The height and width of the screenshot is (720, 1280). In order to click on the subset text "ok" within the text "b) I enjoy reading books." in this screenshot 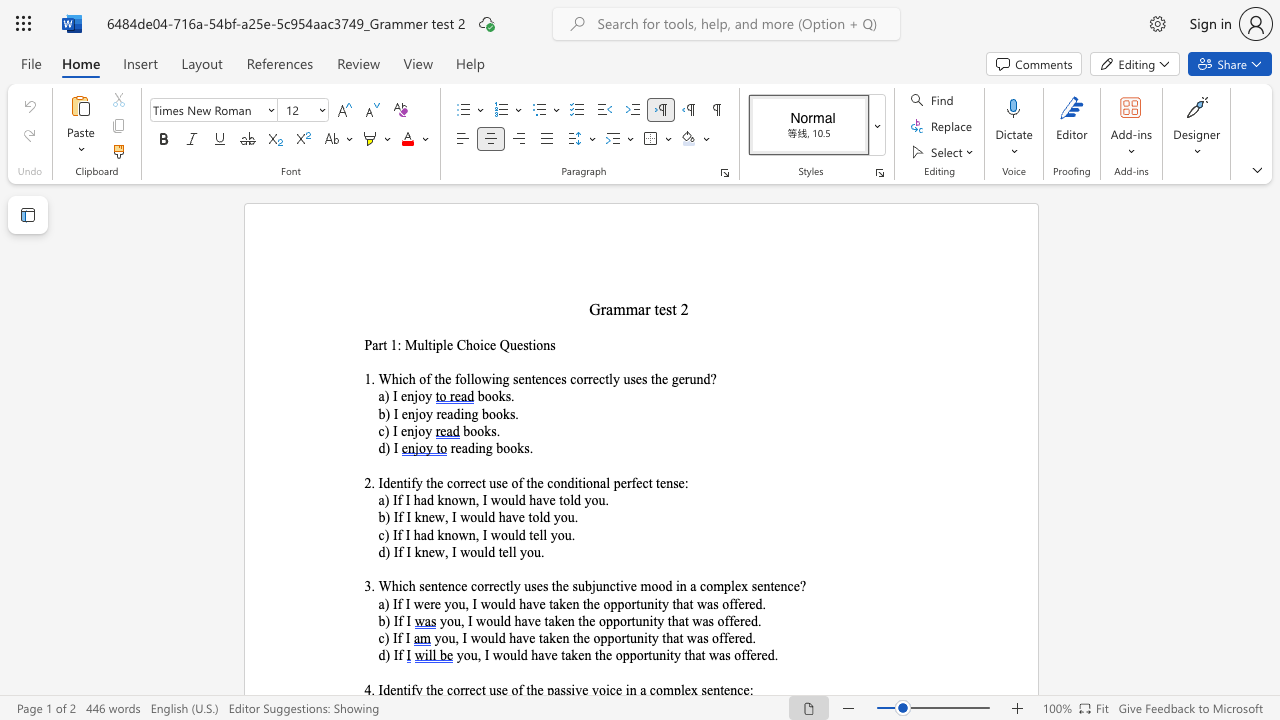, I will do `click(495, 413)`.